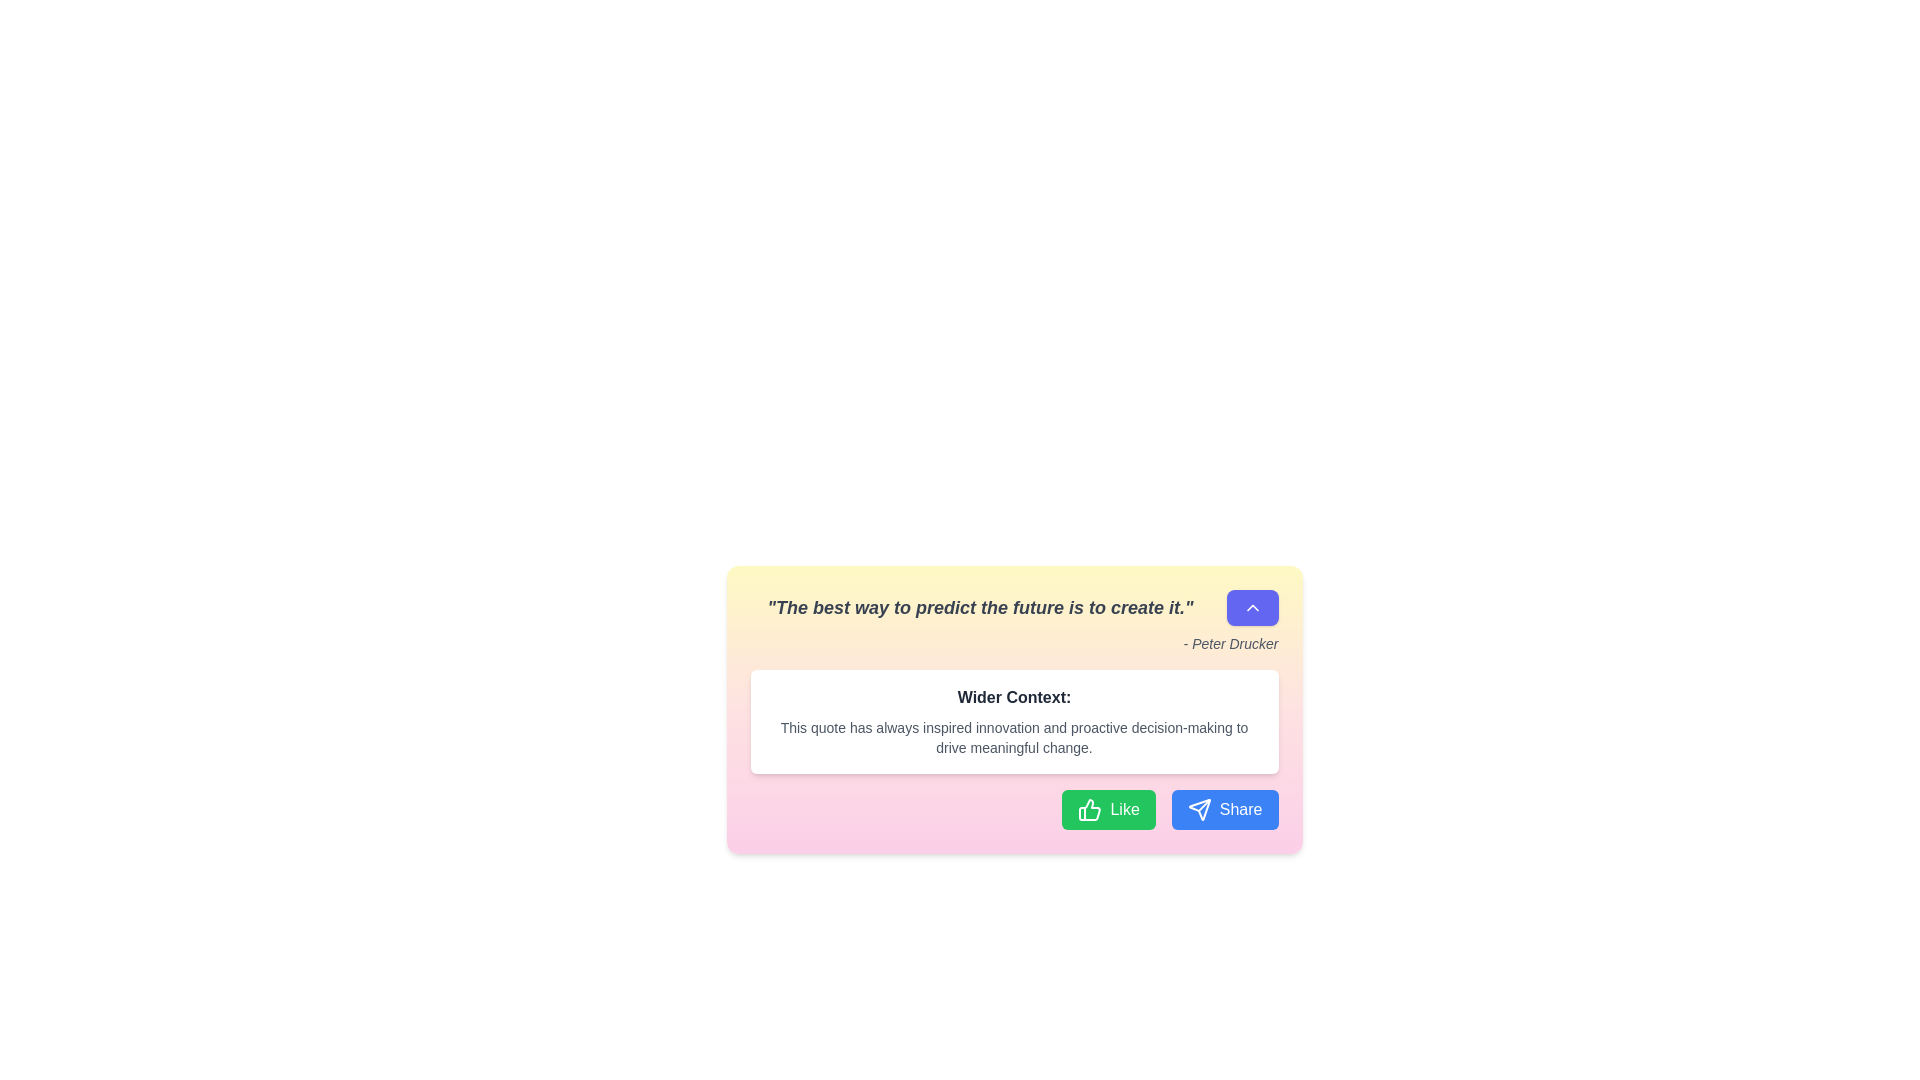 Image resolution: width=1920 pixels, height=1080 pixels. I want to click on the thumbs-up icon button that represents liking content, located at the bottom of the card-like structure, so click(1089, 810).